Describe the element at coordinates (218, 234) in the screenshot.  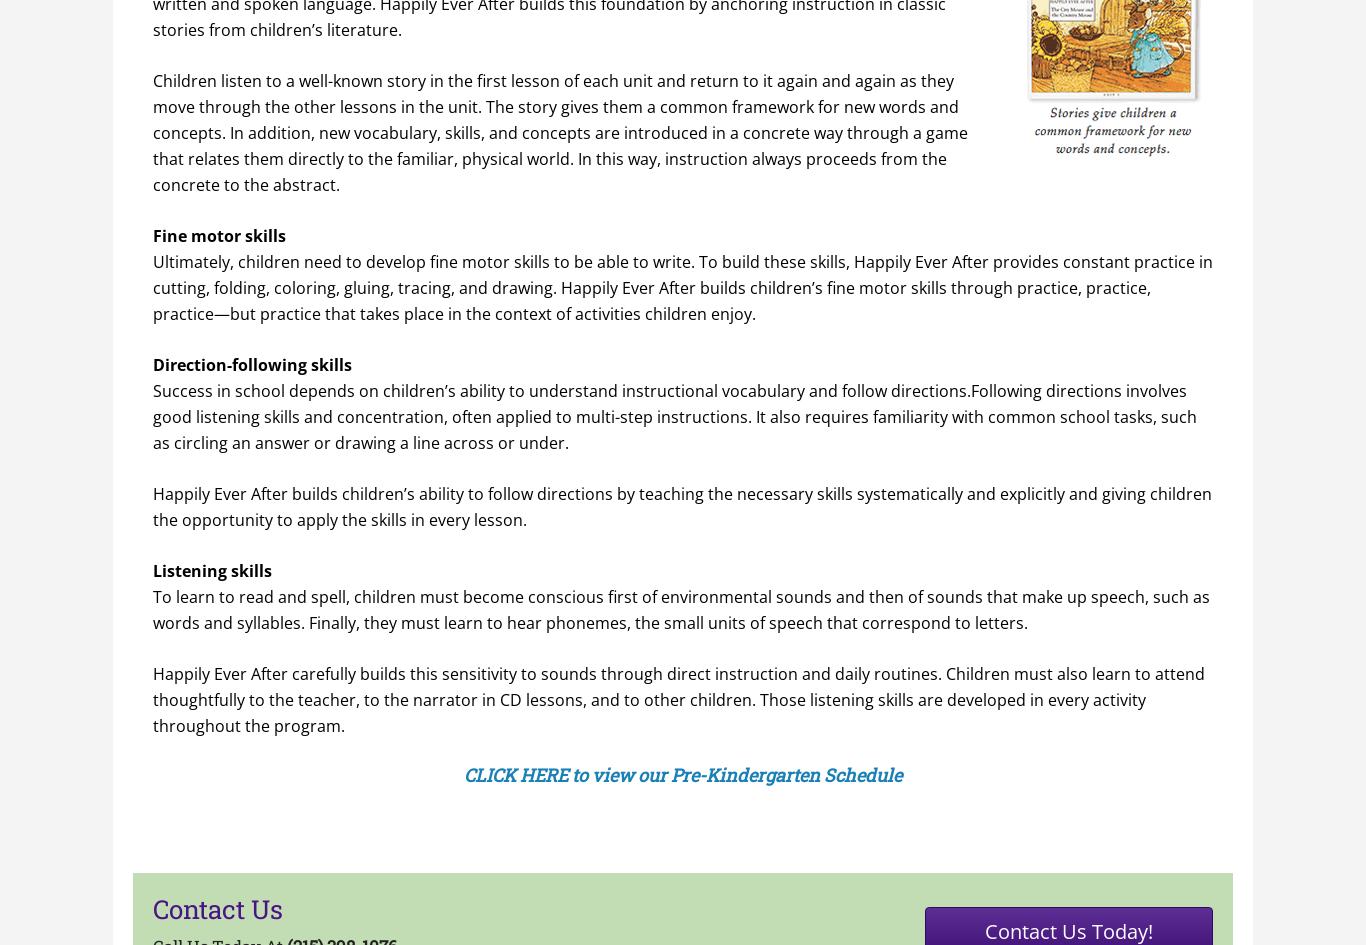
I see `'Fine motor skills'` at that location.